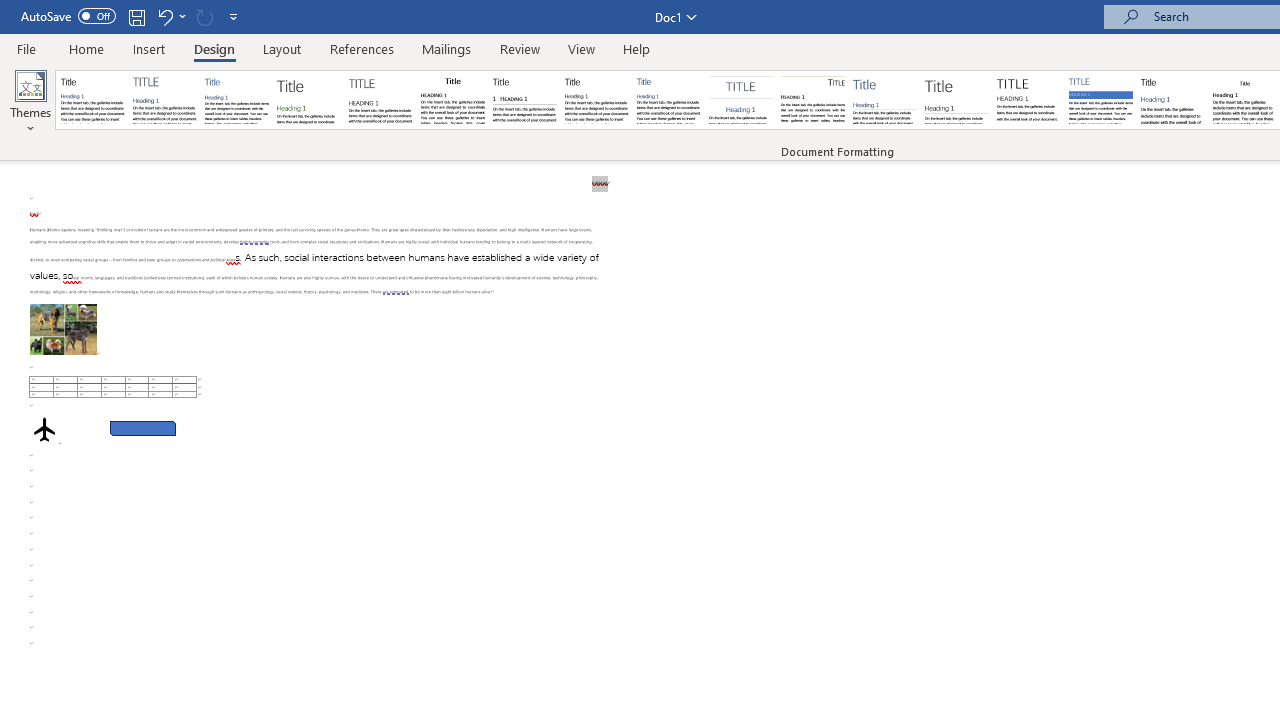 The height and width of the screenshot is (720, 1280). What do you see at coordinates (956, 100) in the screenshot?
I see `'Lines (Stylish)'` at bounding box center [956, 100].